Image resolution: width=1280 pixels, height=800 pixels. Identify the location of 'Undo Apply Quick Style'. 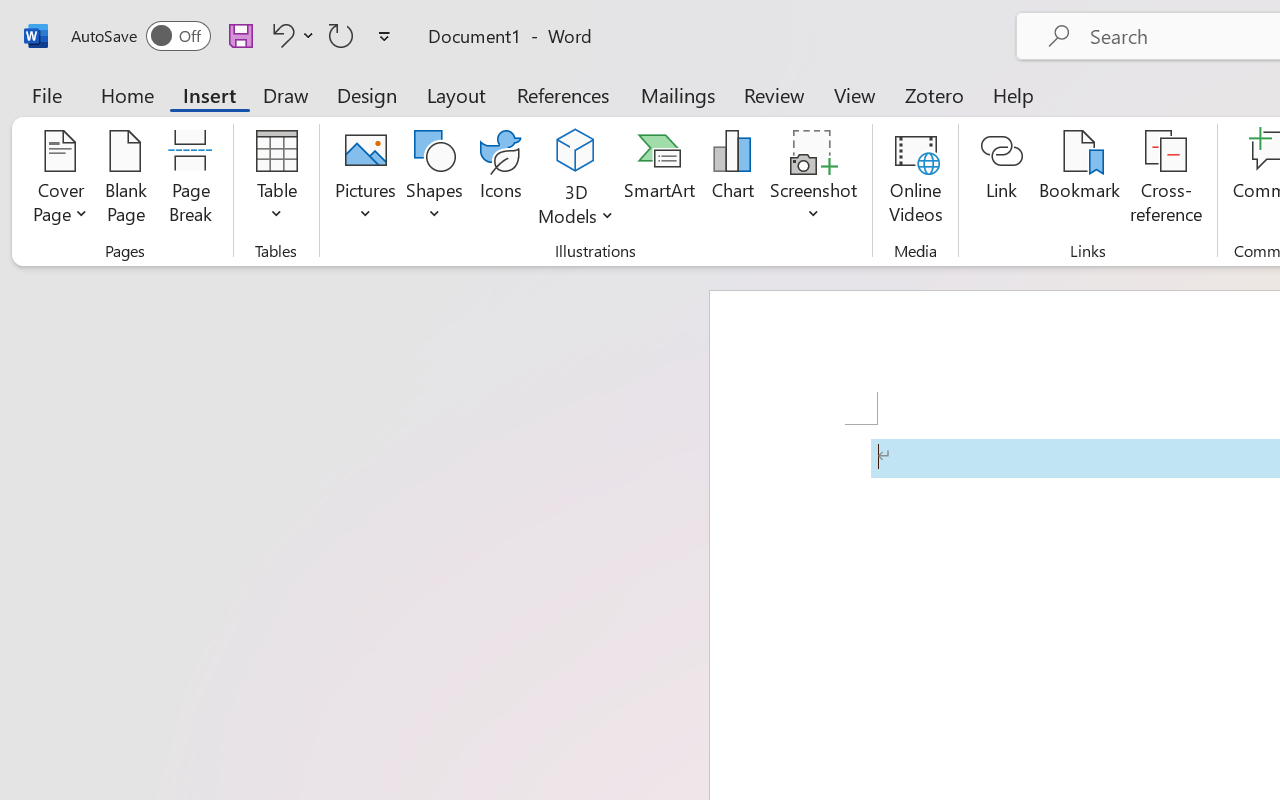
(289, 34).